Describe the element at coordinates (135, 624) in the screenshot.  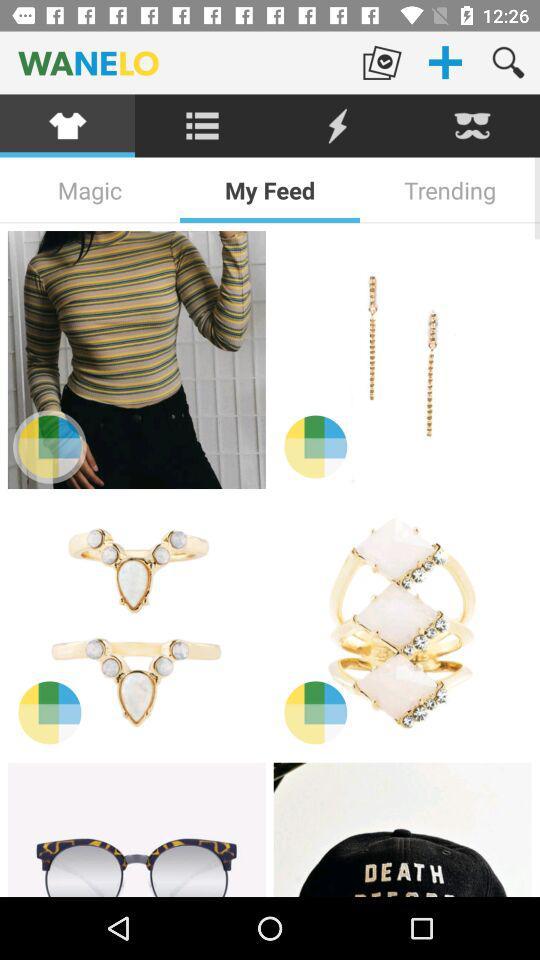
I see `the item` at that location.